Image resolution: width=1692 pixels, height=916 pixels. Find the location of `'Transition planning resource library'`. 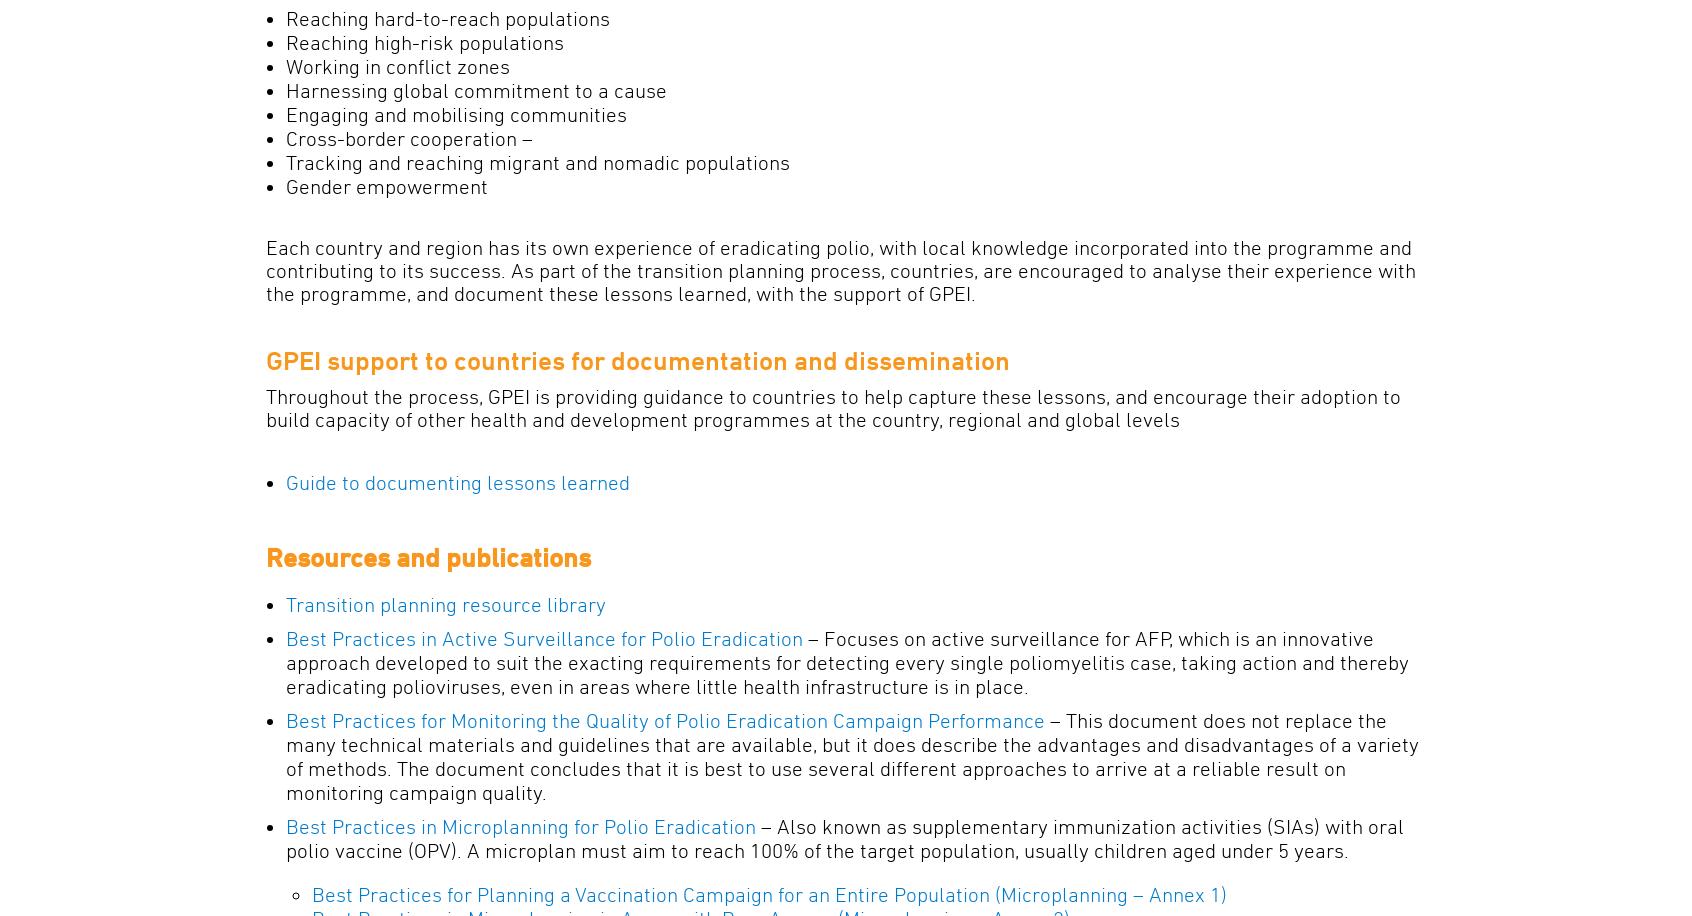

'Transition planning resource library' is located at coordinates (284, 604).